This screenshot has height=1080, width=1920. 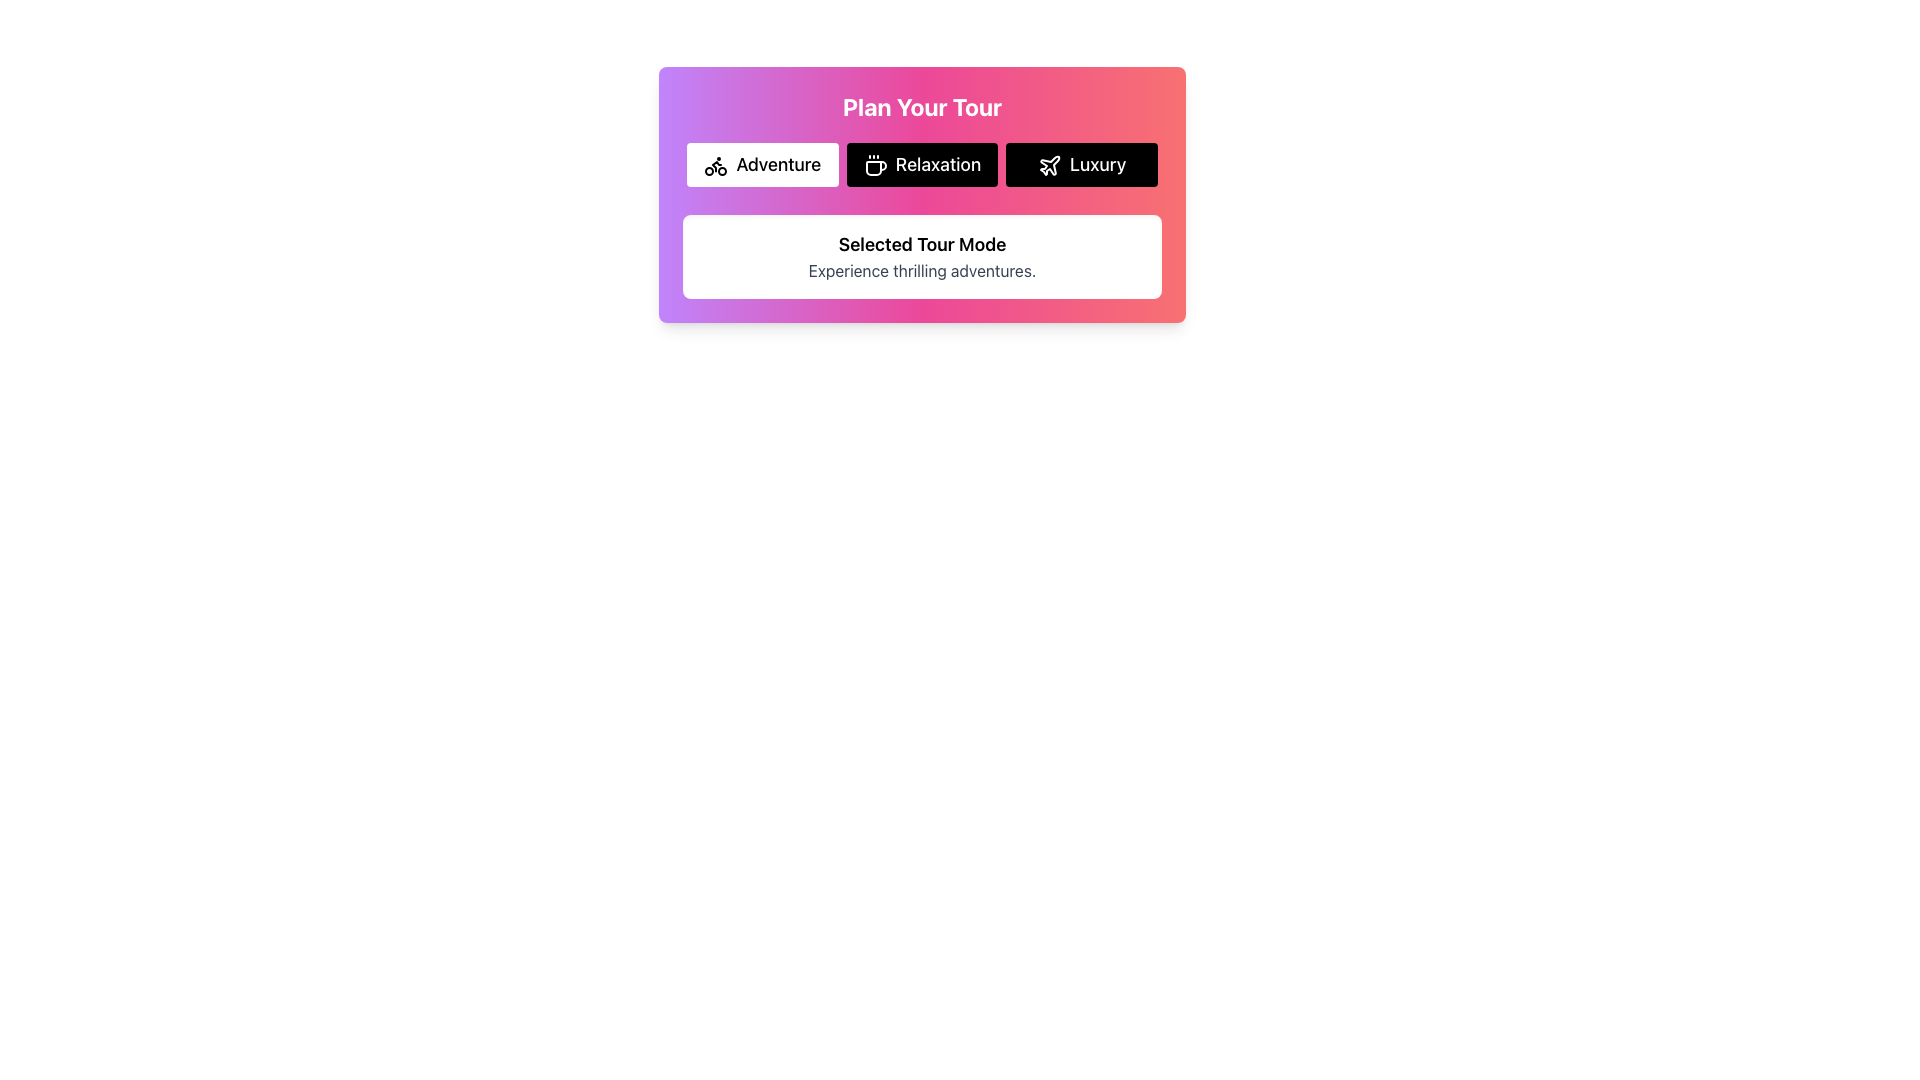 What do you see at coordinates (921, 270) in the screenshot?
I see `informational content from the Text Label located within the white box titled 'Selected Tour Mode', which is horizontally centered and follows the title` at bounding box center [921, 270].